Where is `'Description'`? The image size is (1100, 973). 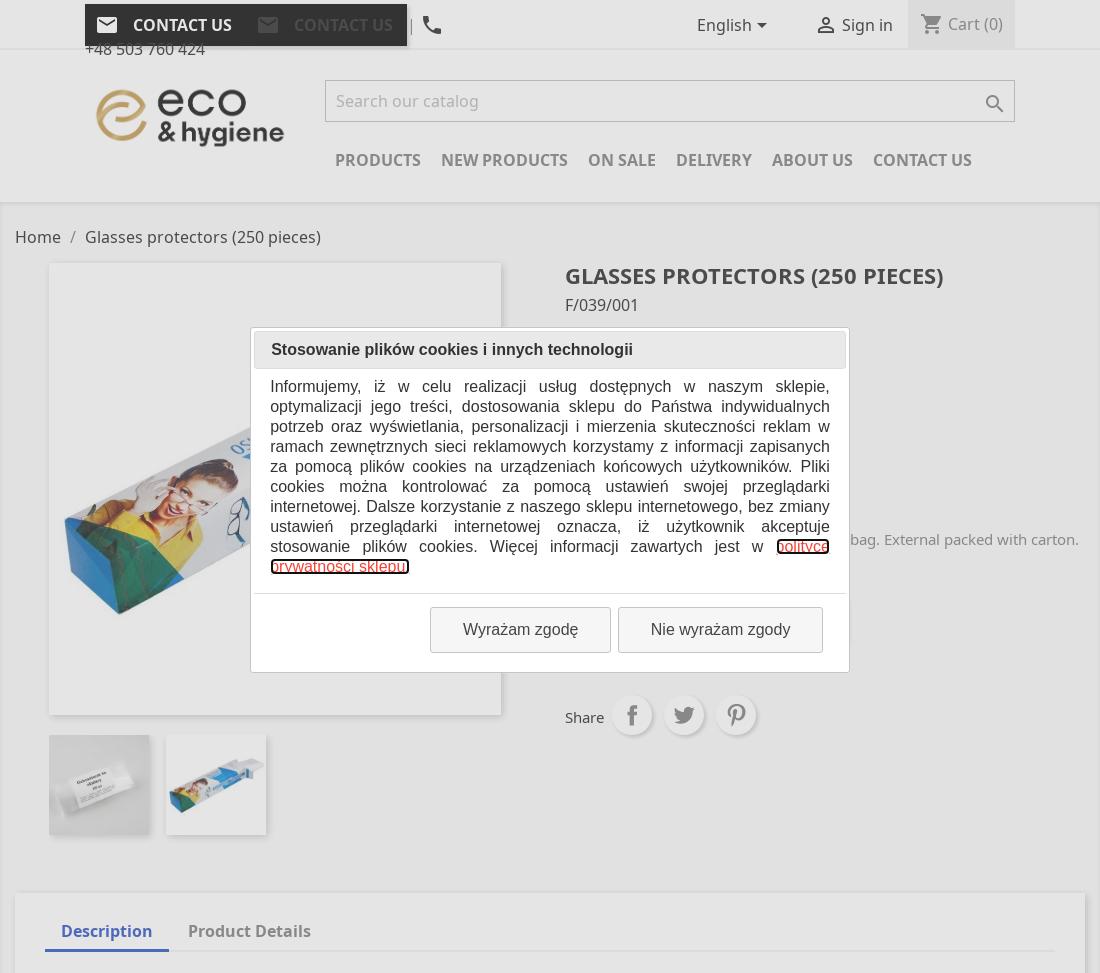
'Description' is located at coordinates (107, 929).